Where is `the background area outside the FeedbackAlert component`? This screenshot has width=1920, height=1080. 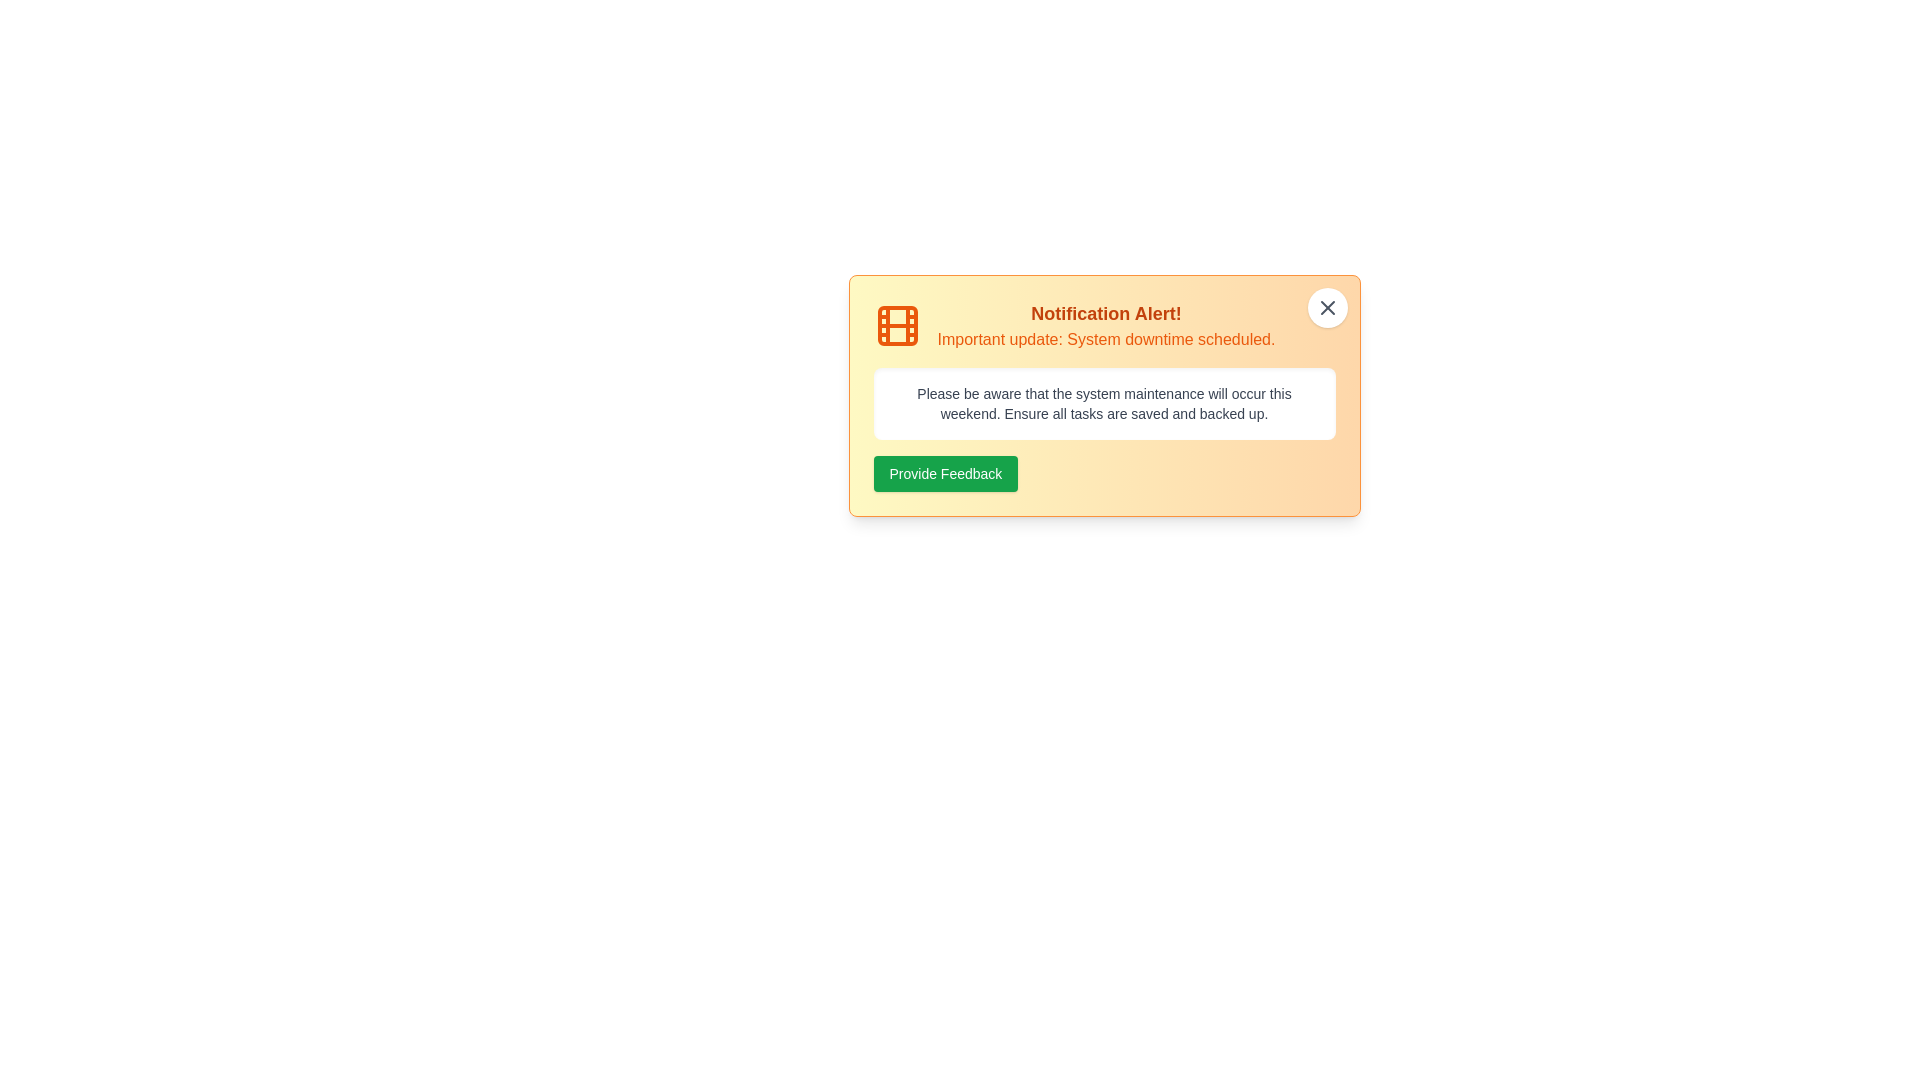
the background area outside the FeedbackAlert component is located at coordinates (99, 100).